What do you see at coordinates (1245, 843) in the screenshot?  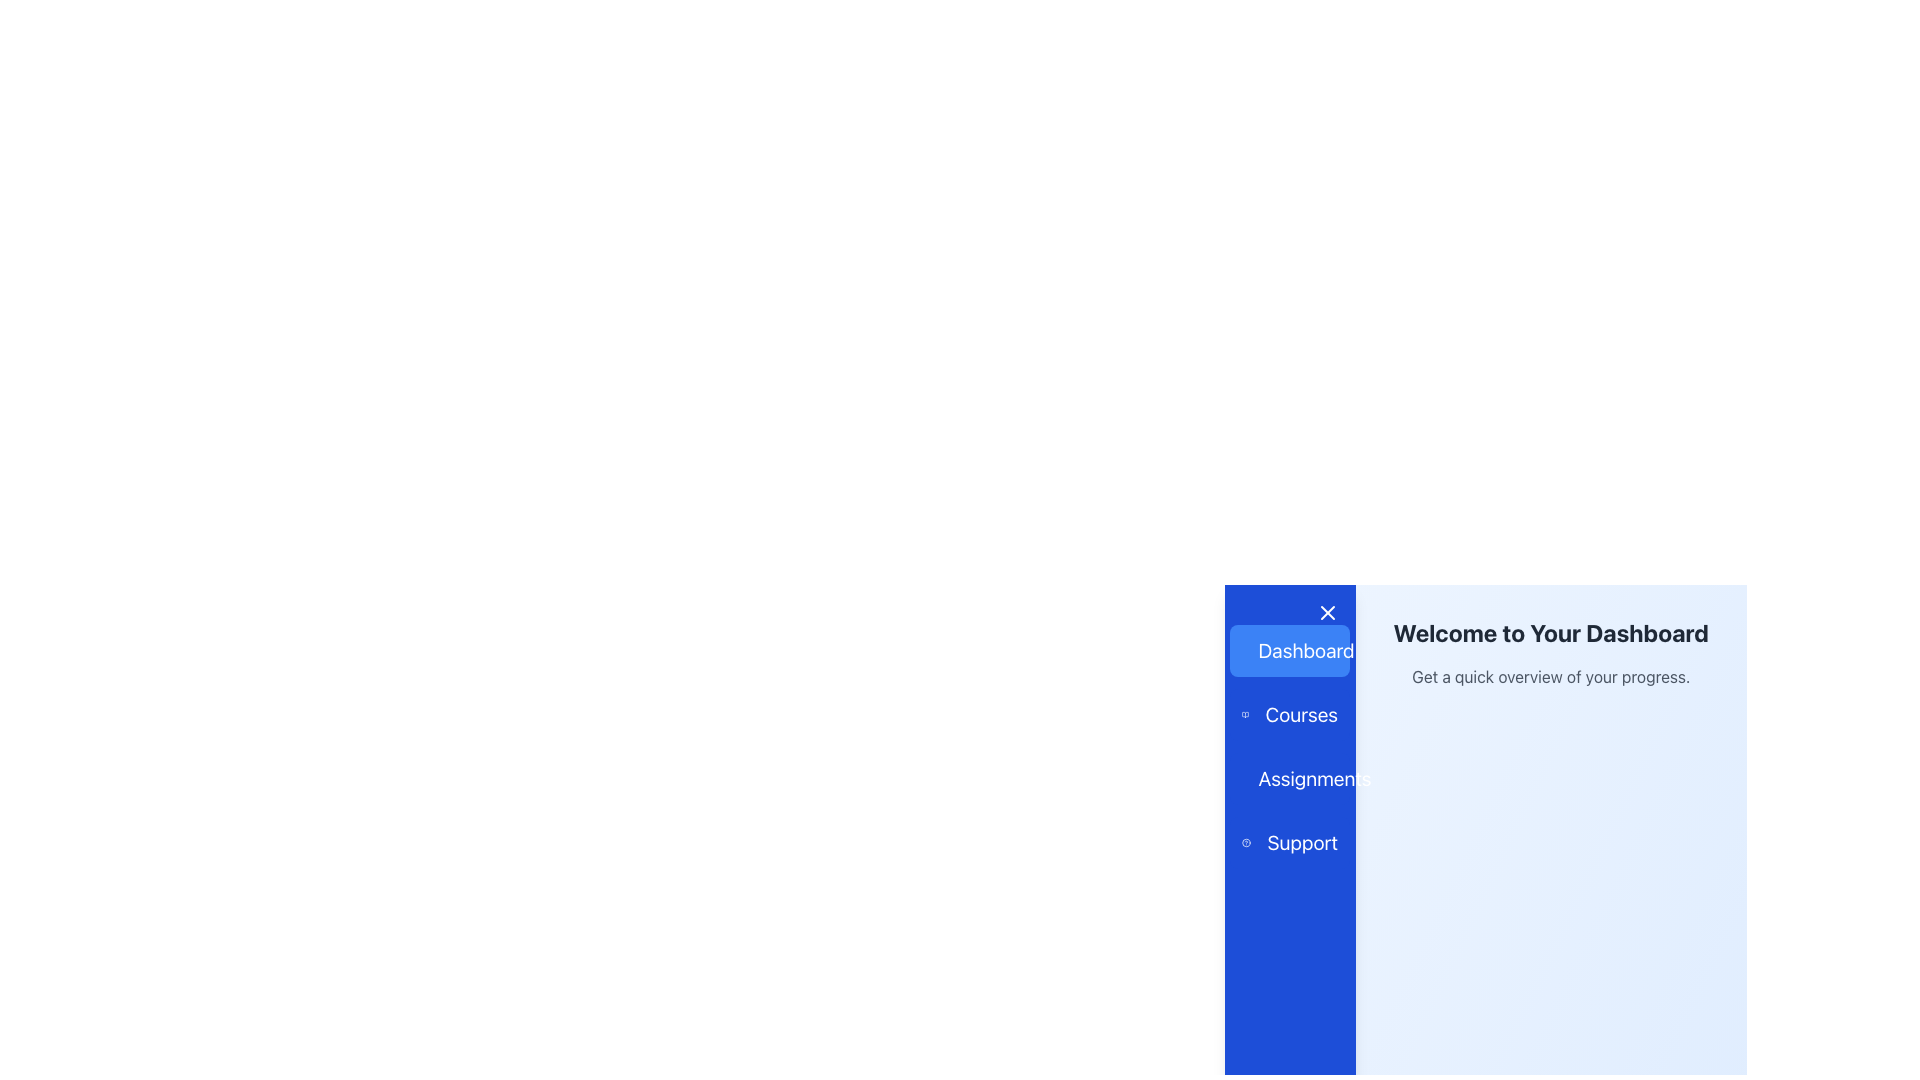 I see `the circular icon with a question mark that is located next to the text 'Support'` at bounding box center [1245, 843].